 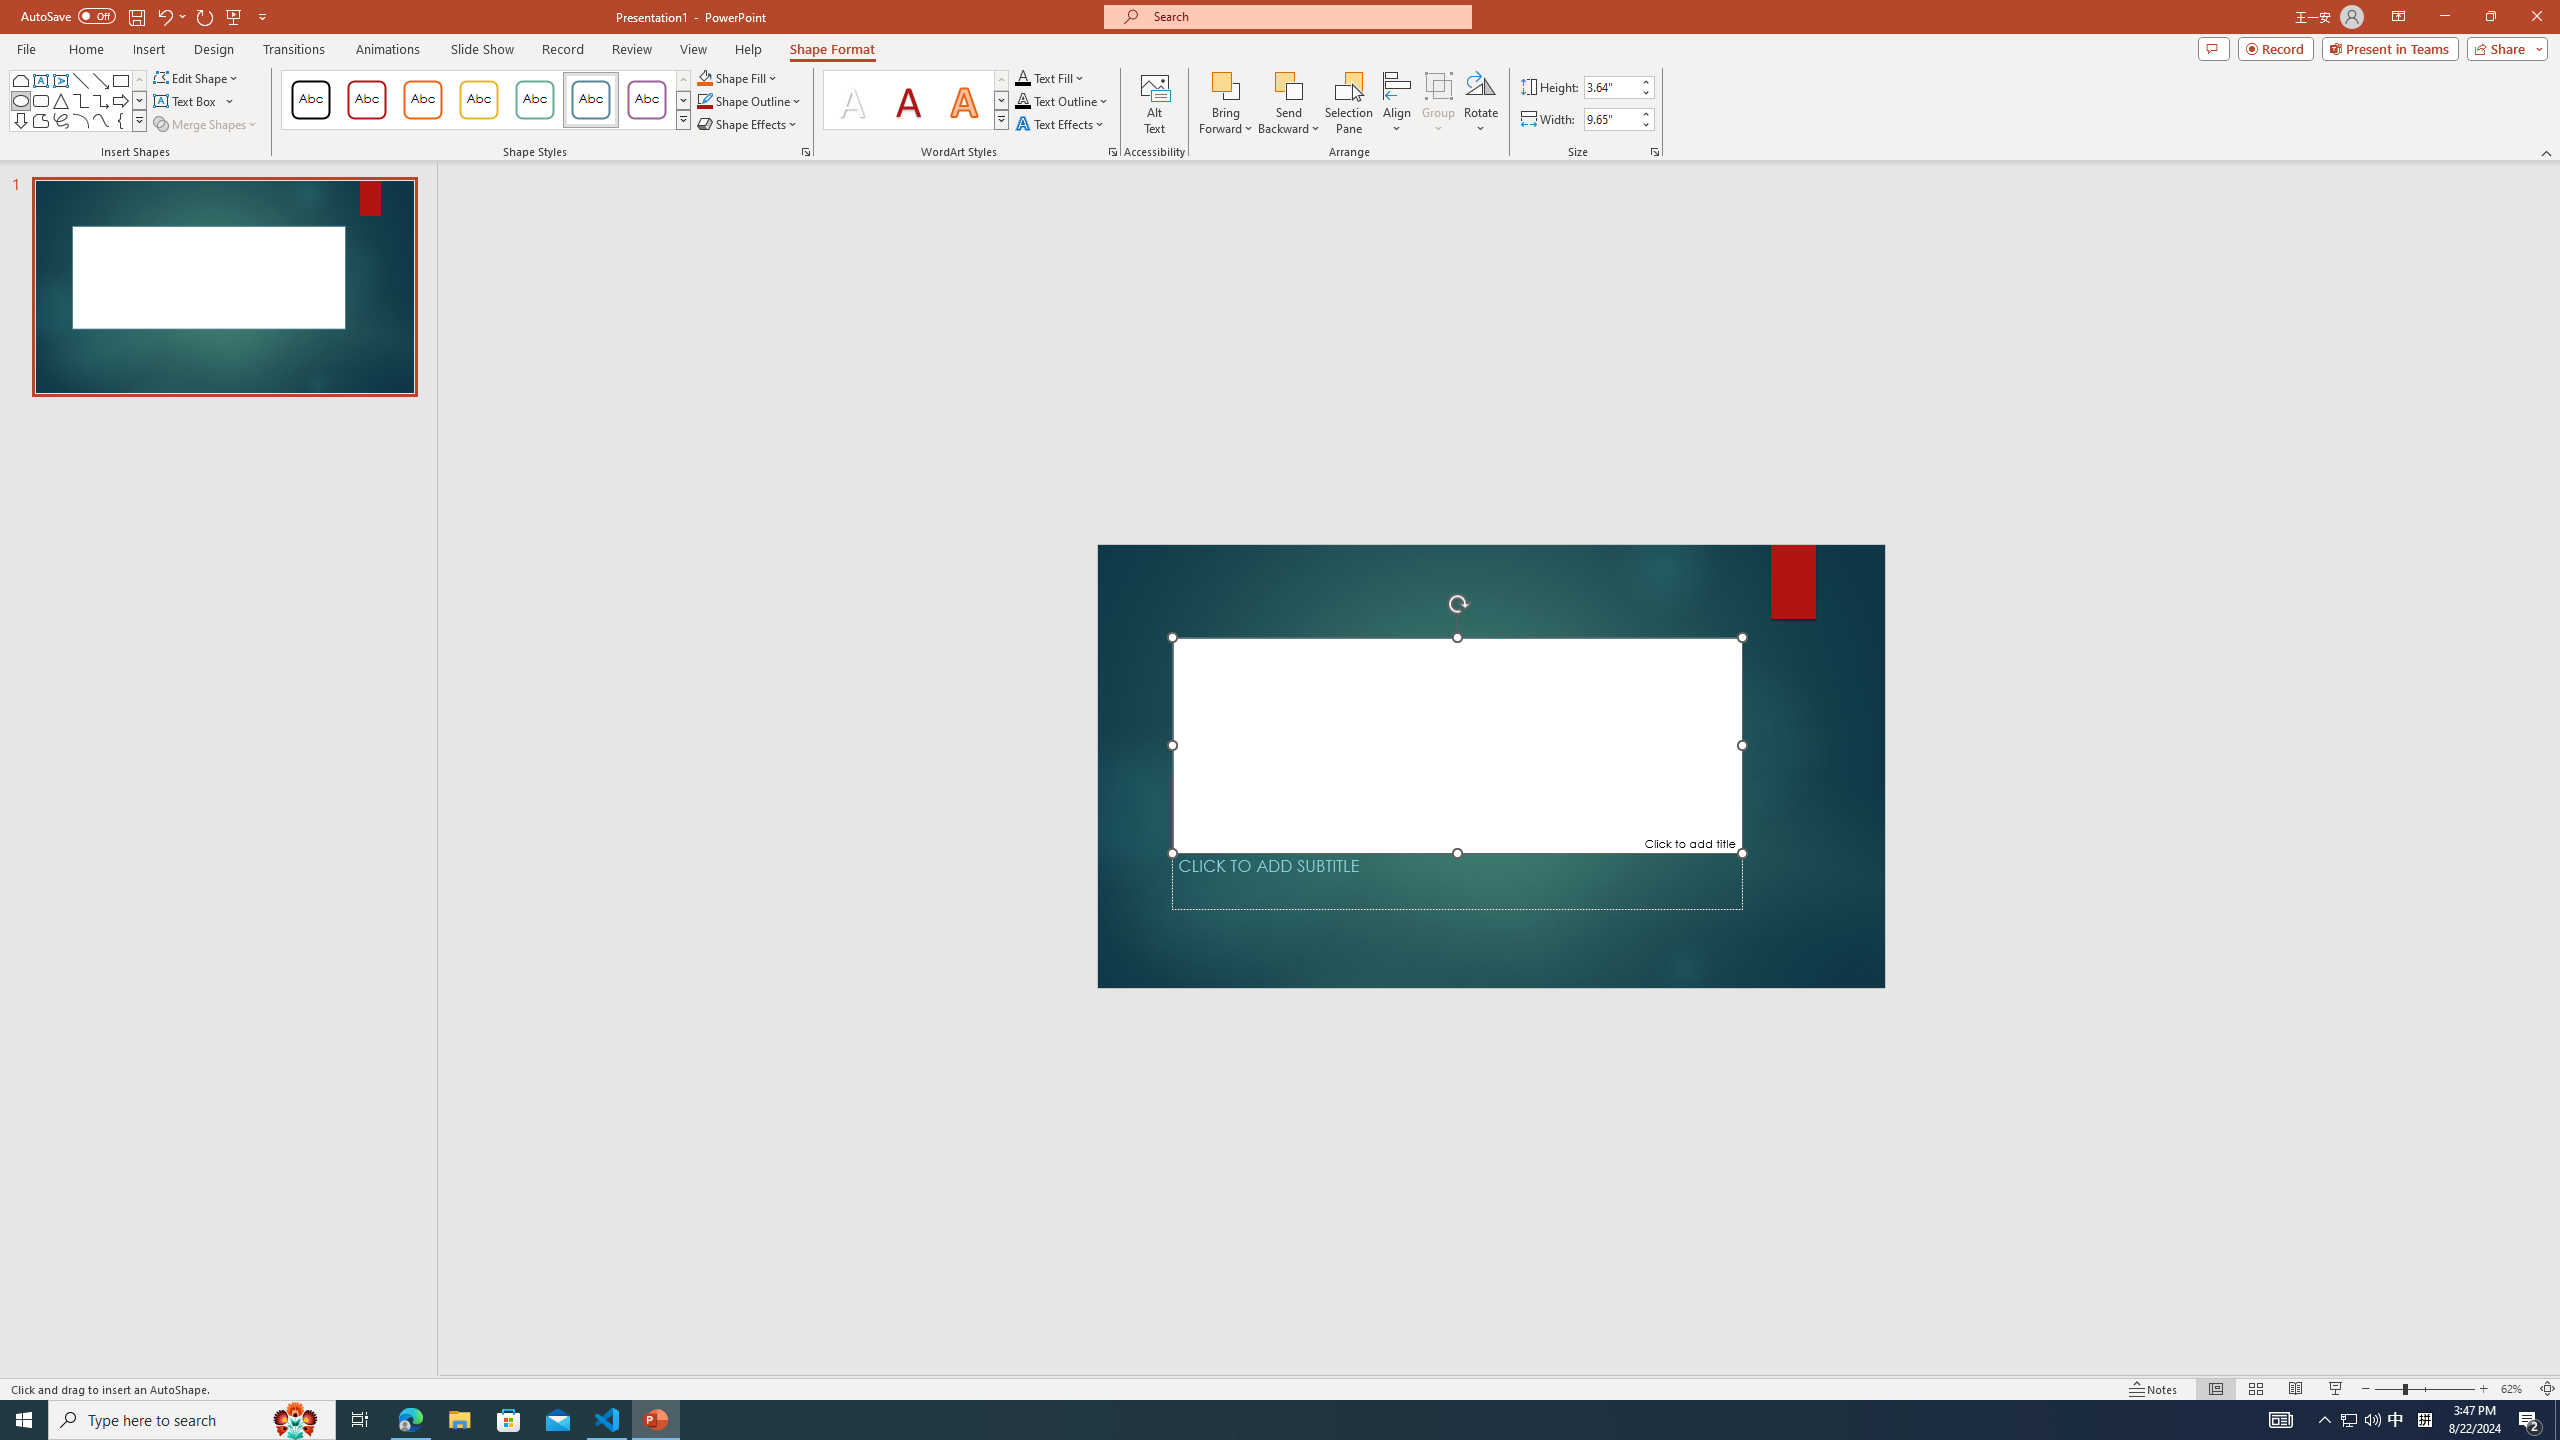 What do you see at coordinates (1438, 103) in the screenshot?
I see `'Group'` at bounding box center [1438, 103].